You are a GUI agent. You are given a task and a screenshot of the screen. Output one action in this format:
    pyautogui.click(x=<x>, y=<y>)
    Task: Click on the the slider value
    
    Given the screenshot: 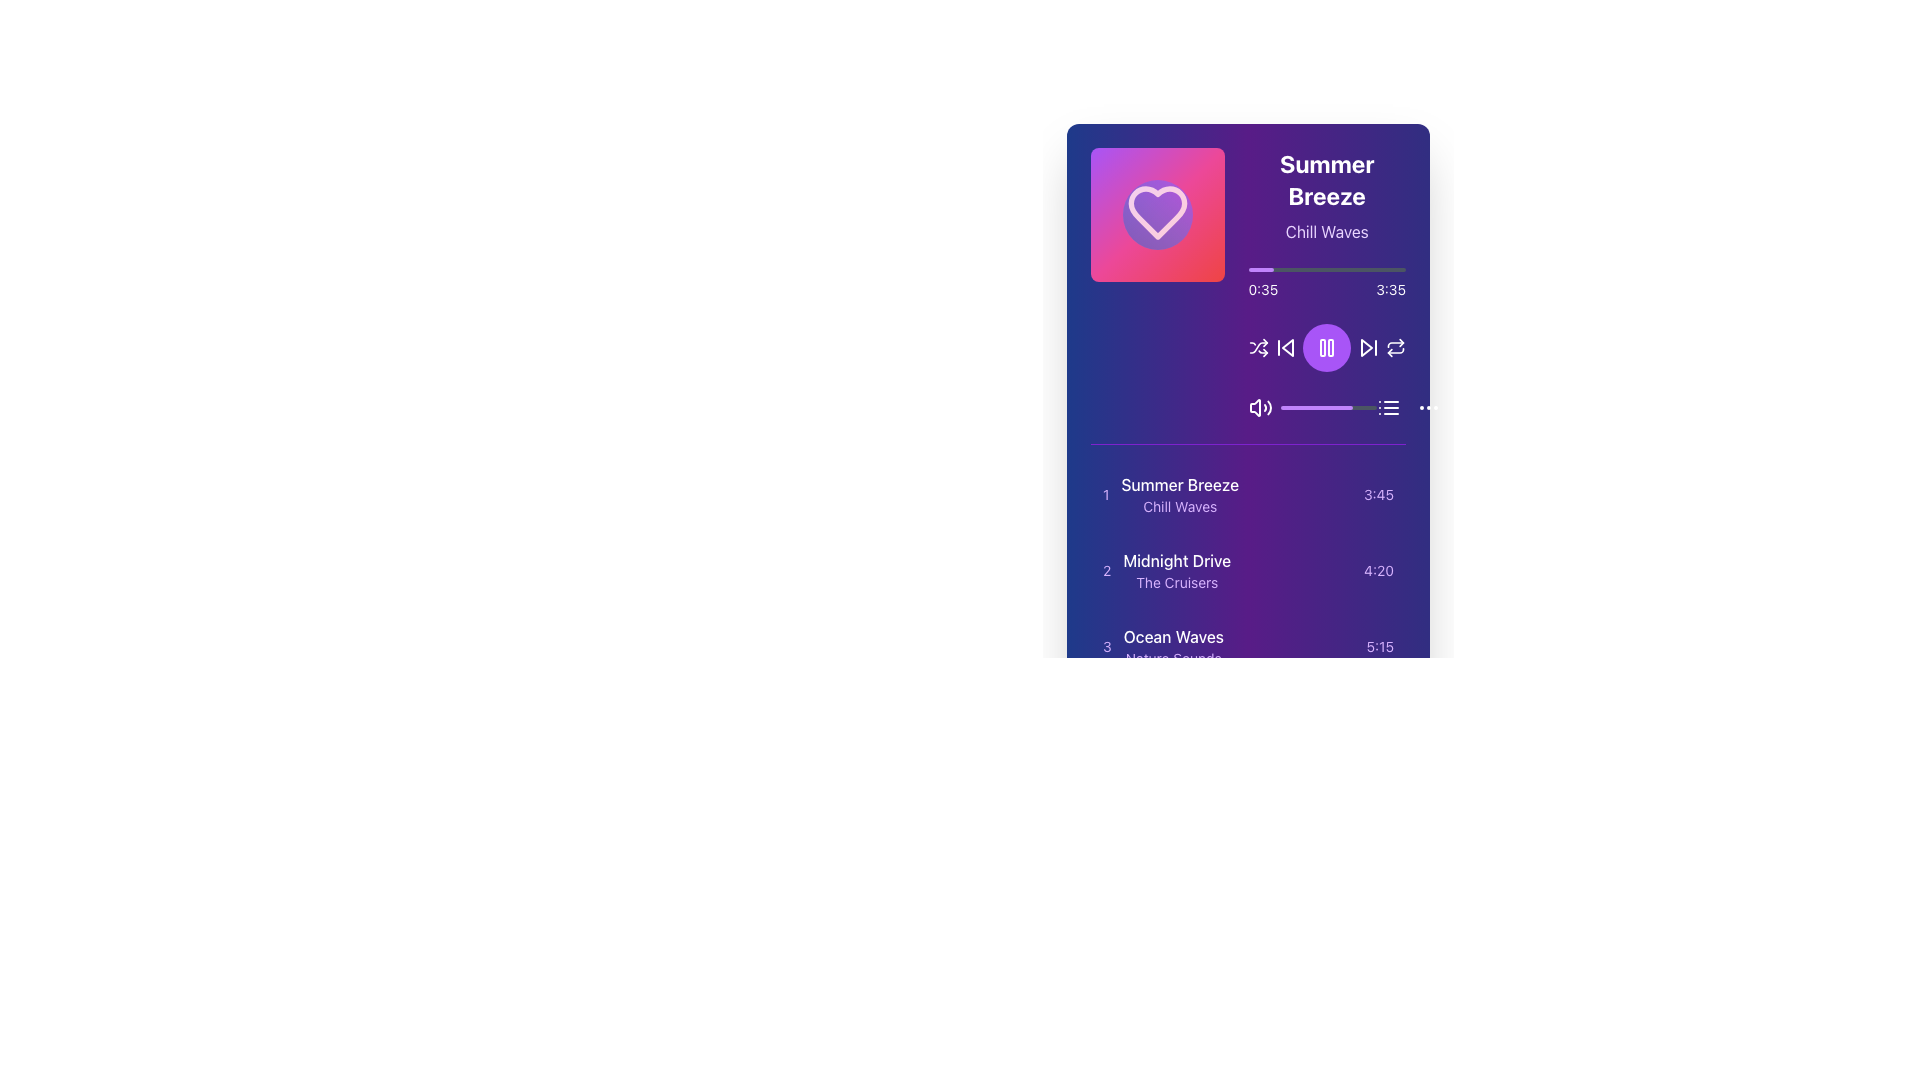 What is the action you would take?
    pyautogui.click(x=1368, y=407)
    